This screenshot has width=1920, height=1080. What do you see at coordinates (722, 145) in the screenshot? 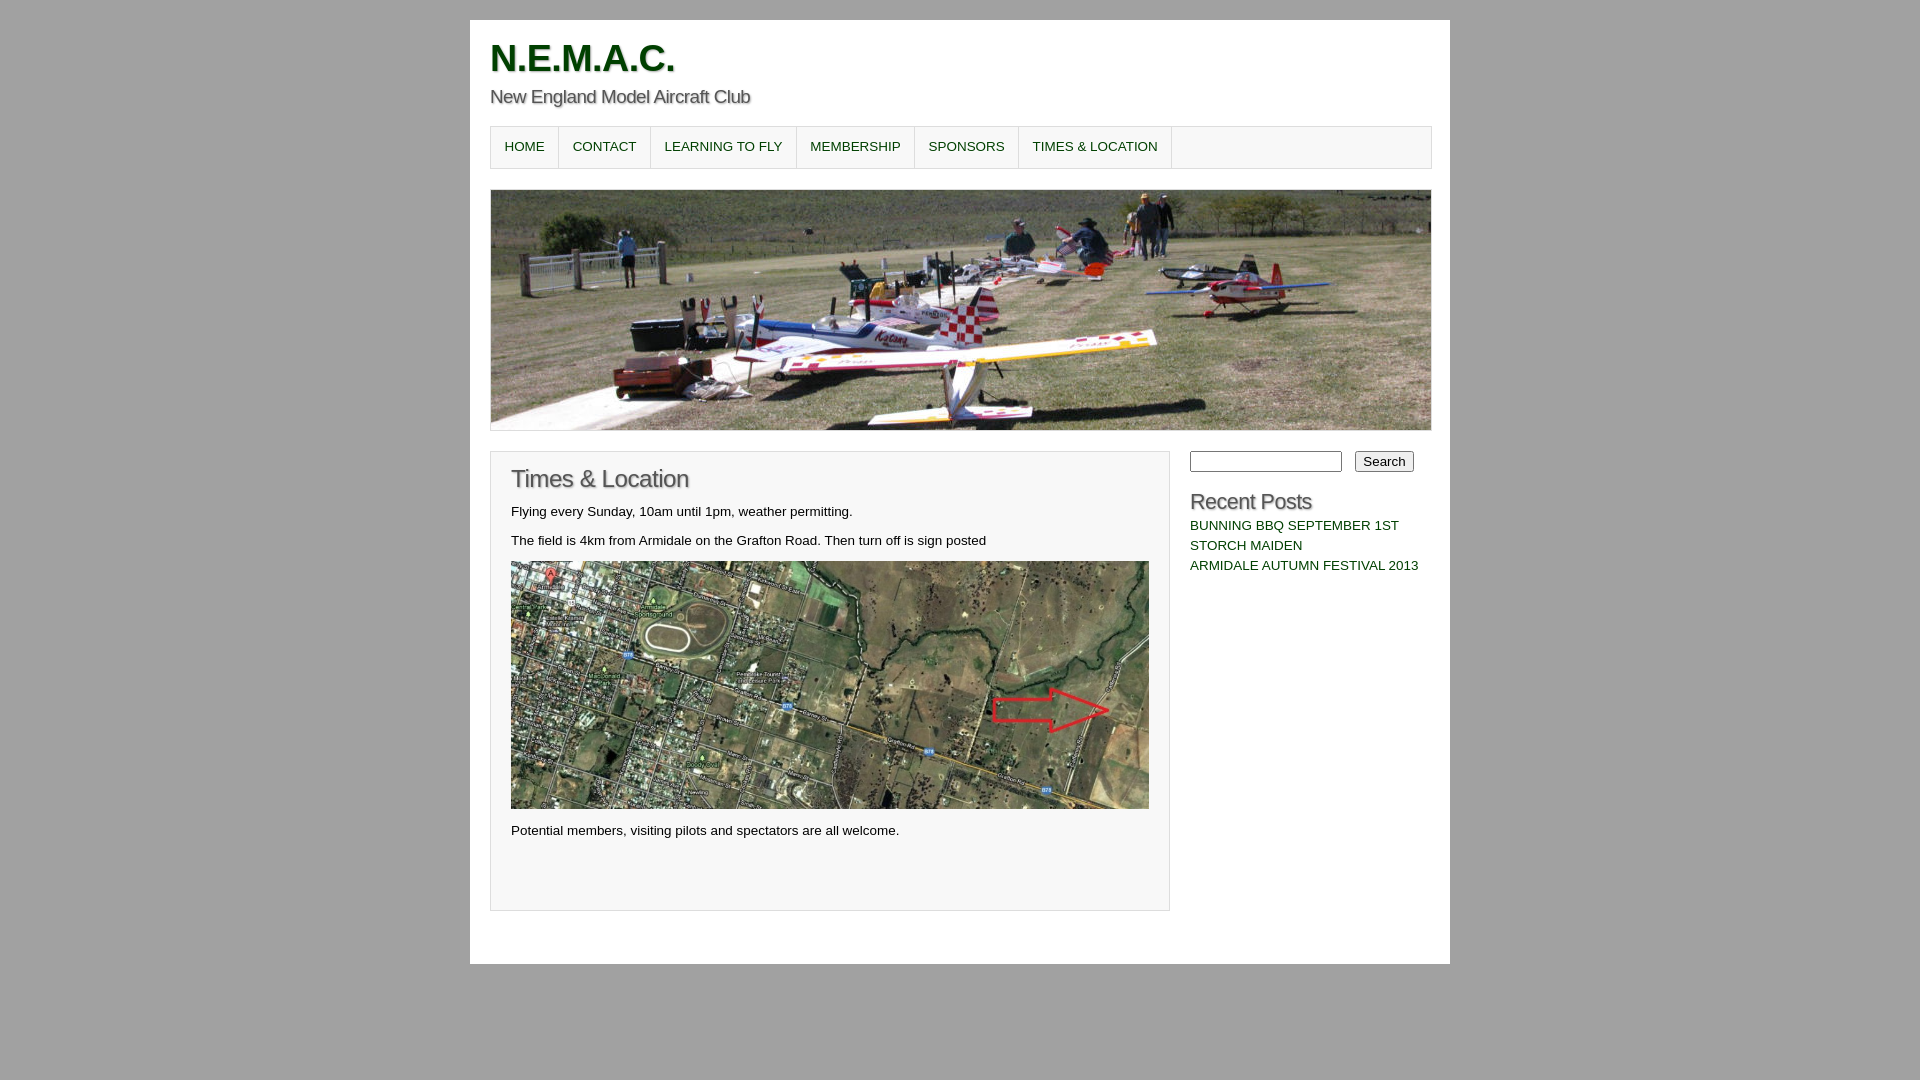
I see `'LEARNING TO FLY'` at bounding box center [722, 145].